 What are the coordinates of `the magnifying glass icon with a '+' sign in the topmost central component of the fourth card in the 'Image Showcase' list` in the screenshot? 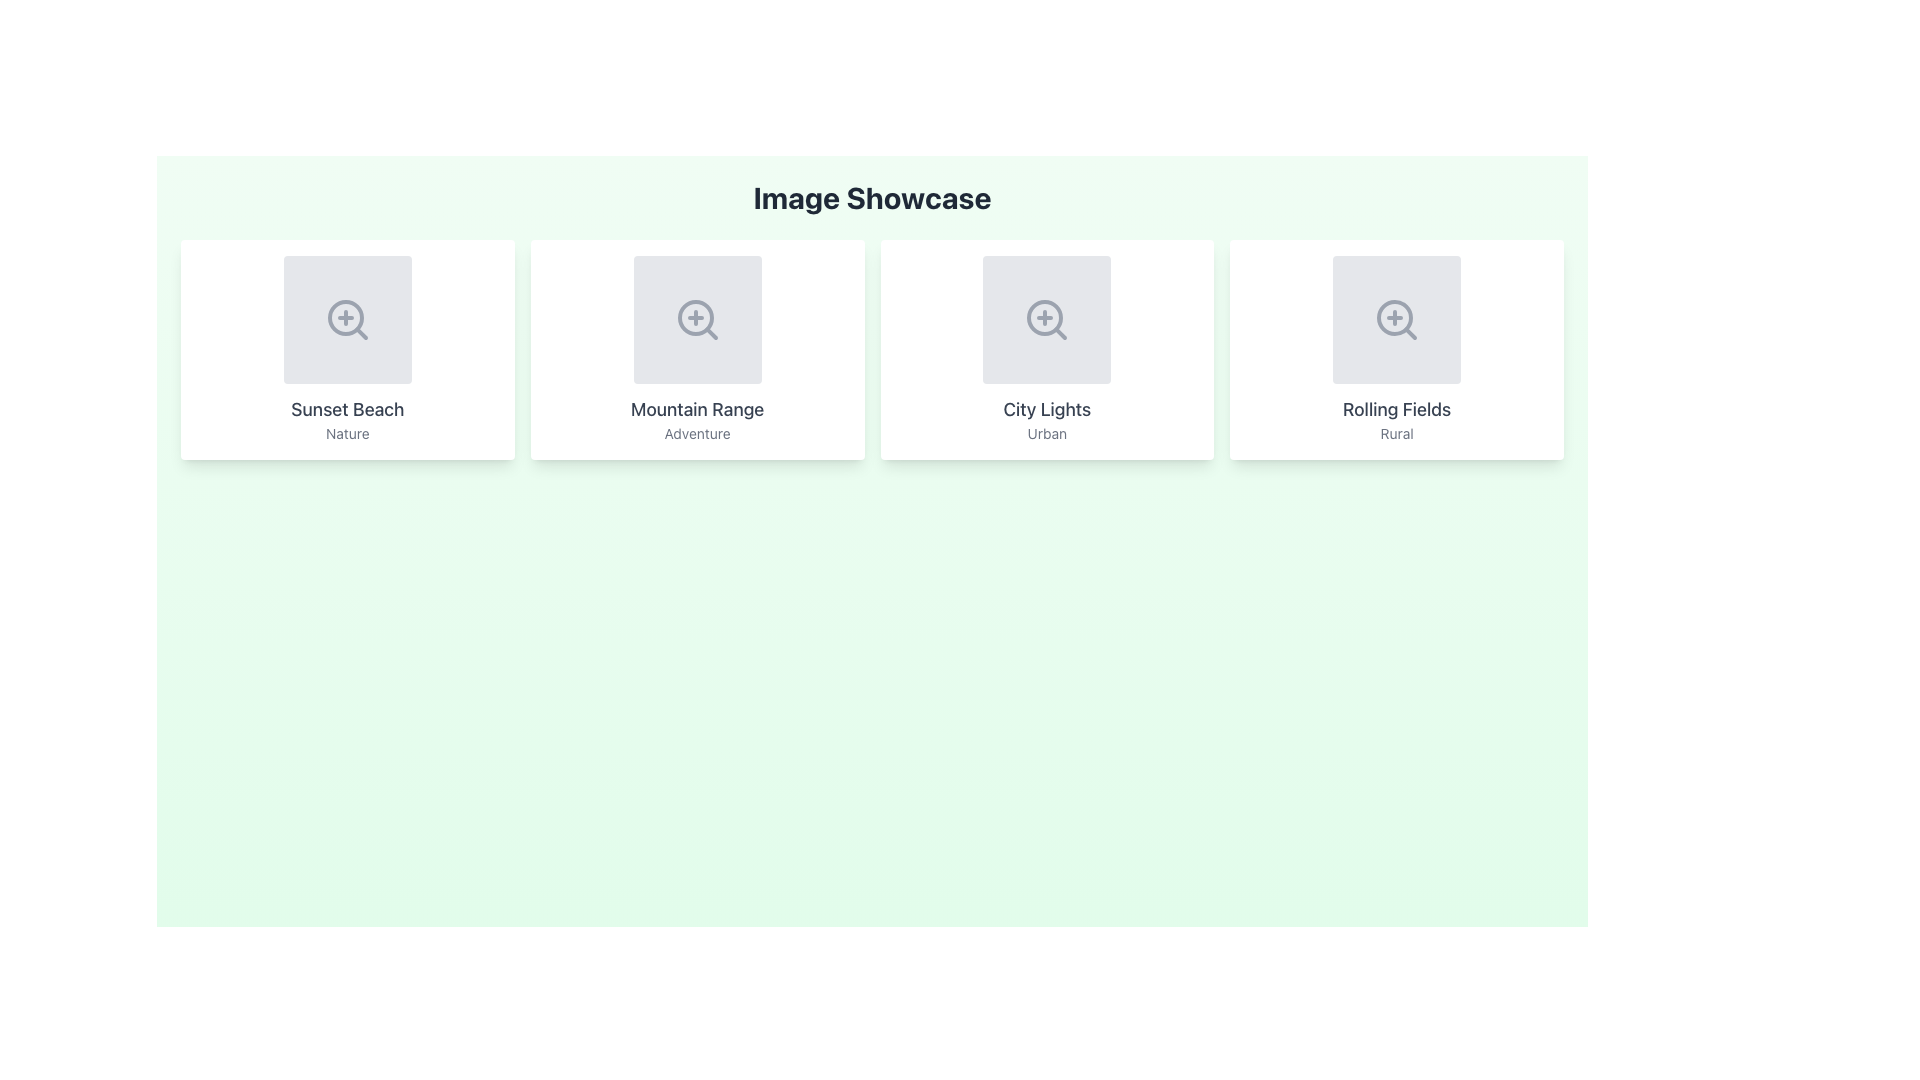 It's located at (1396, 319).